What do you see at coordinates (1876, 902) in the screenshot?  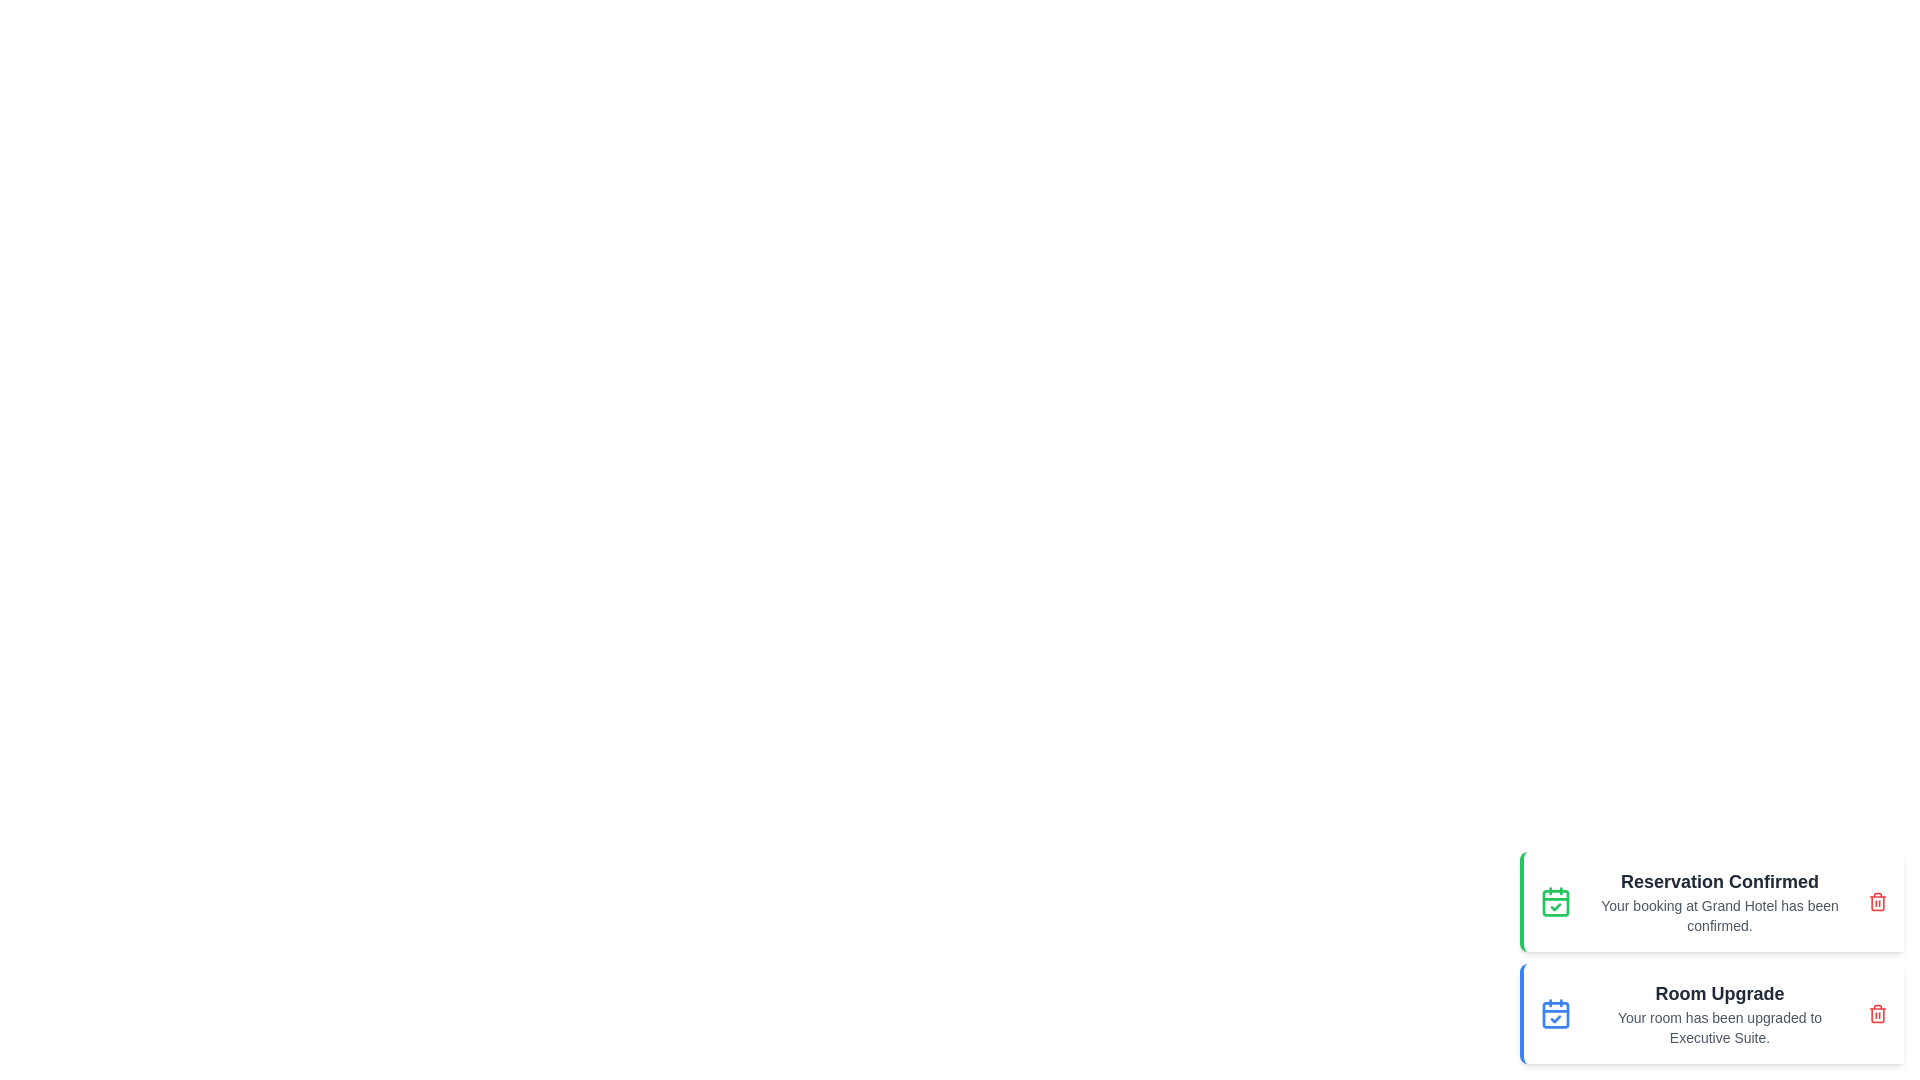 I see `the trash icon to dismiss the notification` at bounding box center [1876, 902].